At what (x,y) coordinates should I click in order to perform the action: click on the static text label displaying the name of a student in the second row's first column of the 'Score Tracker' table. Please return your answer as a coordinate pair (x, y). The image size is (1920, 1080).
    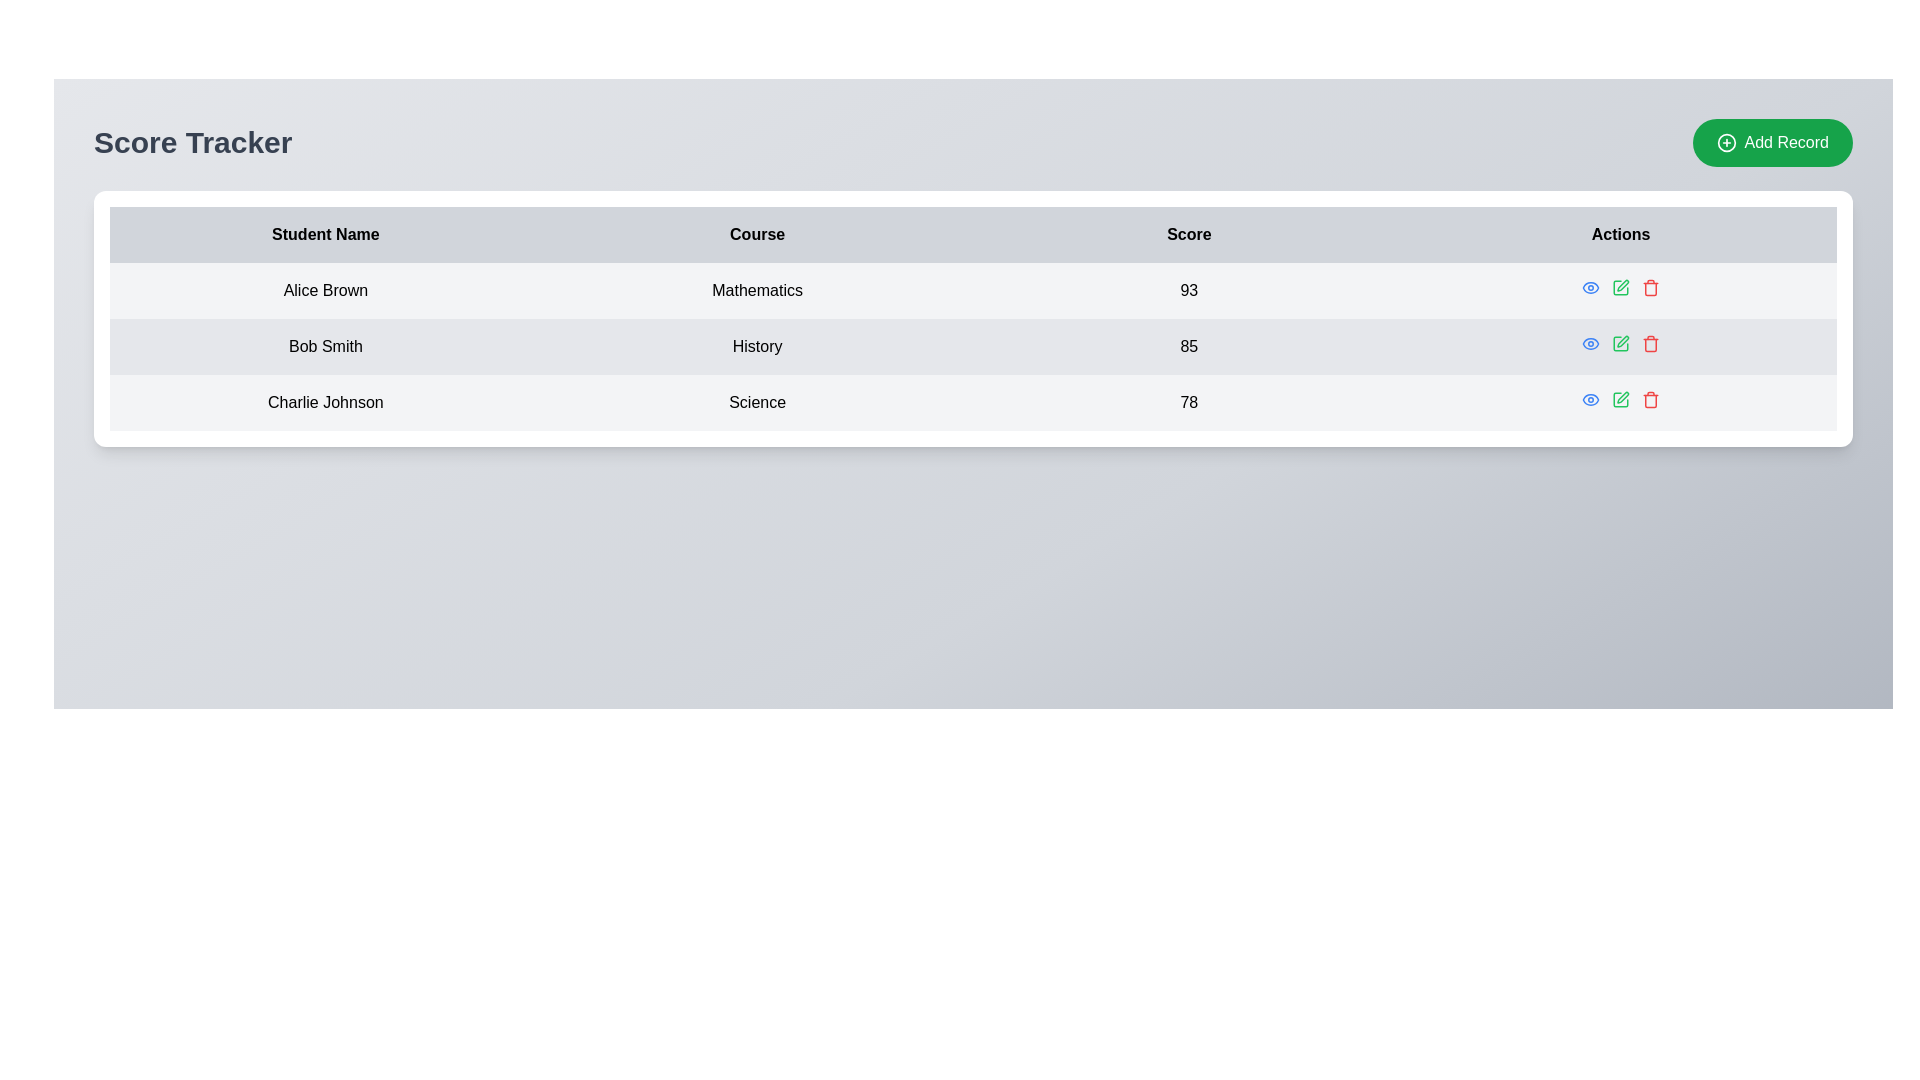
    Looking at the image, I should click on (325, 346).